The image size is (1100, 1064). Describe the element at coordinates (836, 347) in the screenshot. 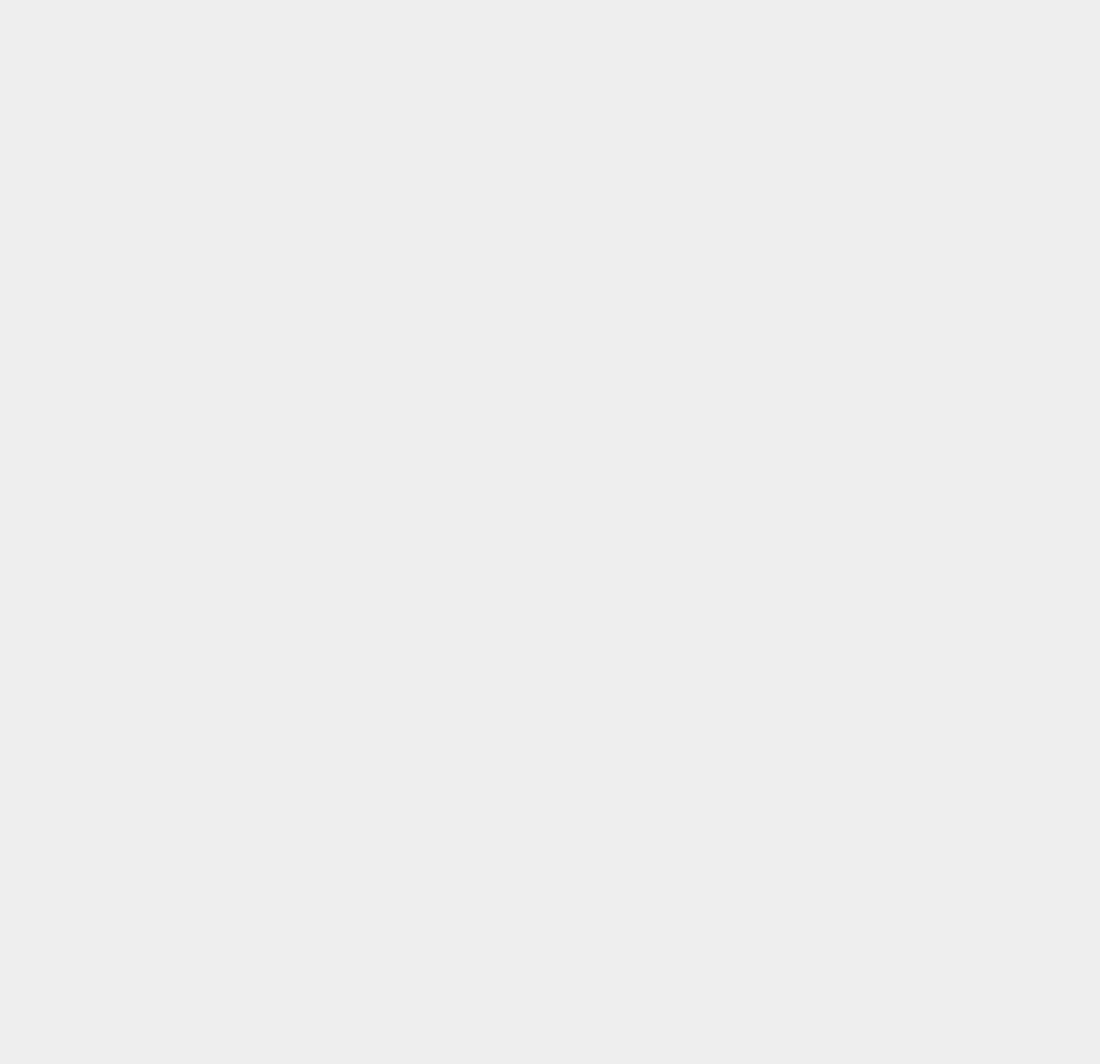

I see `'Stock Photography'` at that location.